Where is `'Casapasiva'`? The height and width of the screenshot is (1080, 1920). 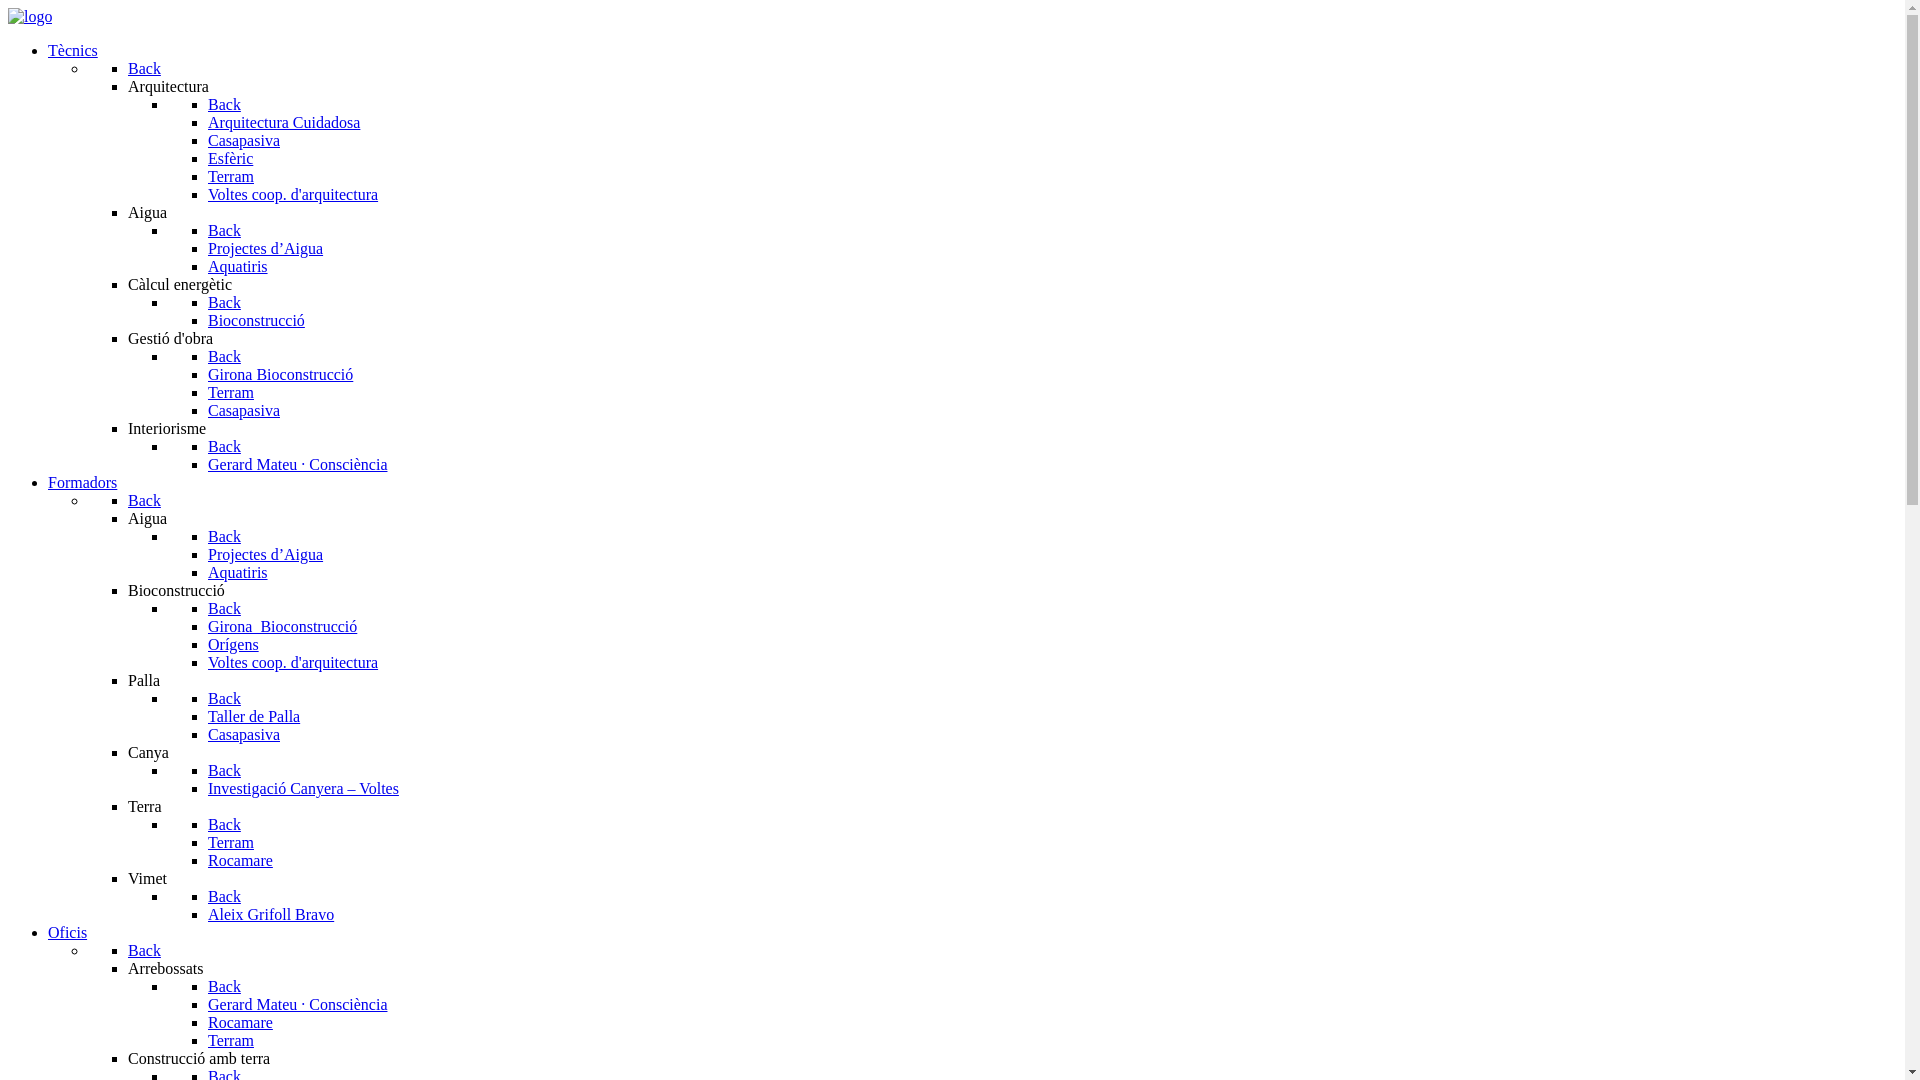 'Casapasiva' is located at coordinates (243, 139).